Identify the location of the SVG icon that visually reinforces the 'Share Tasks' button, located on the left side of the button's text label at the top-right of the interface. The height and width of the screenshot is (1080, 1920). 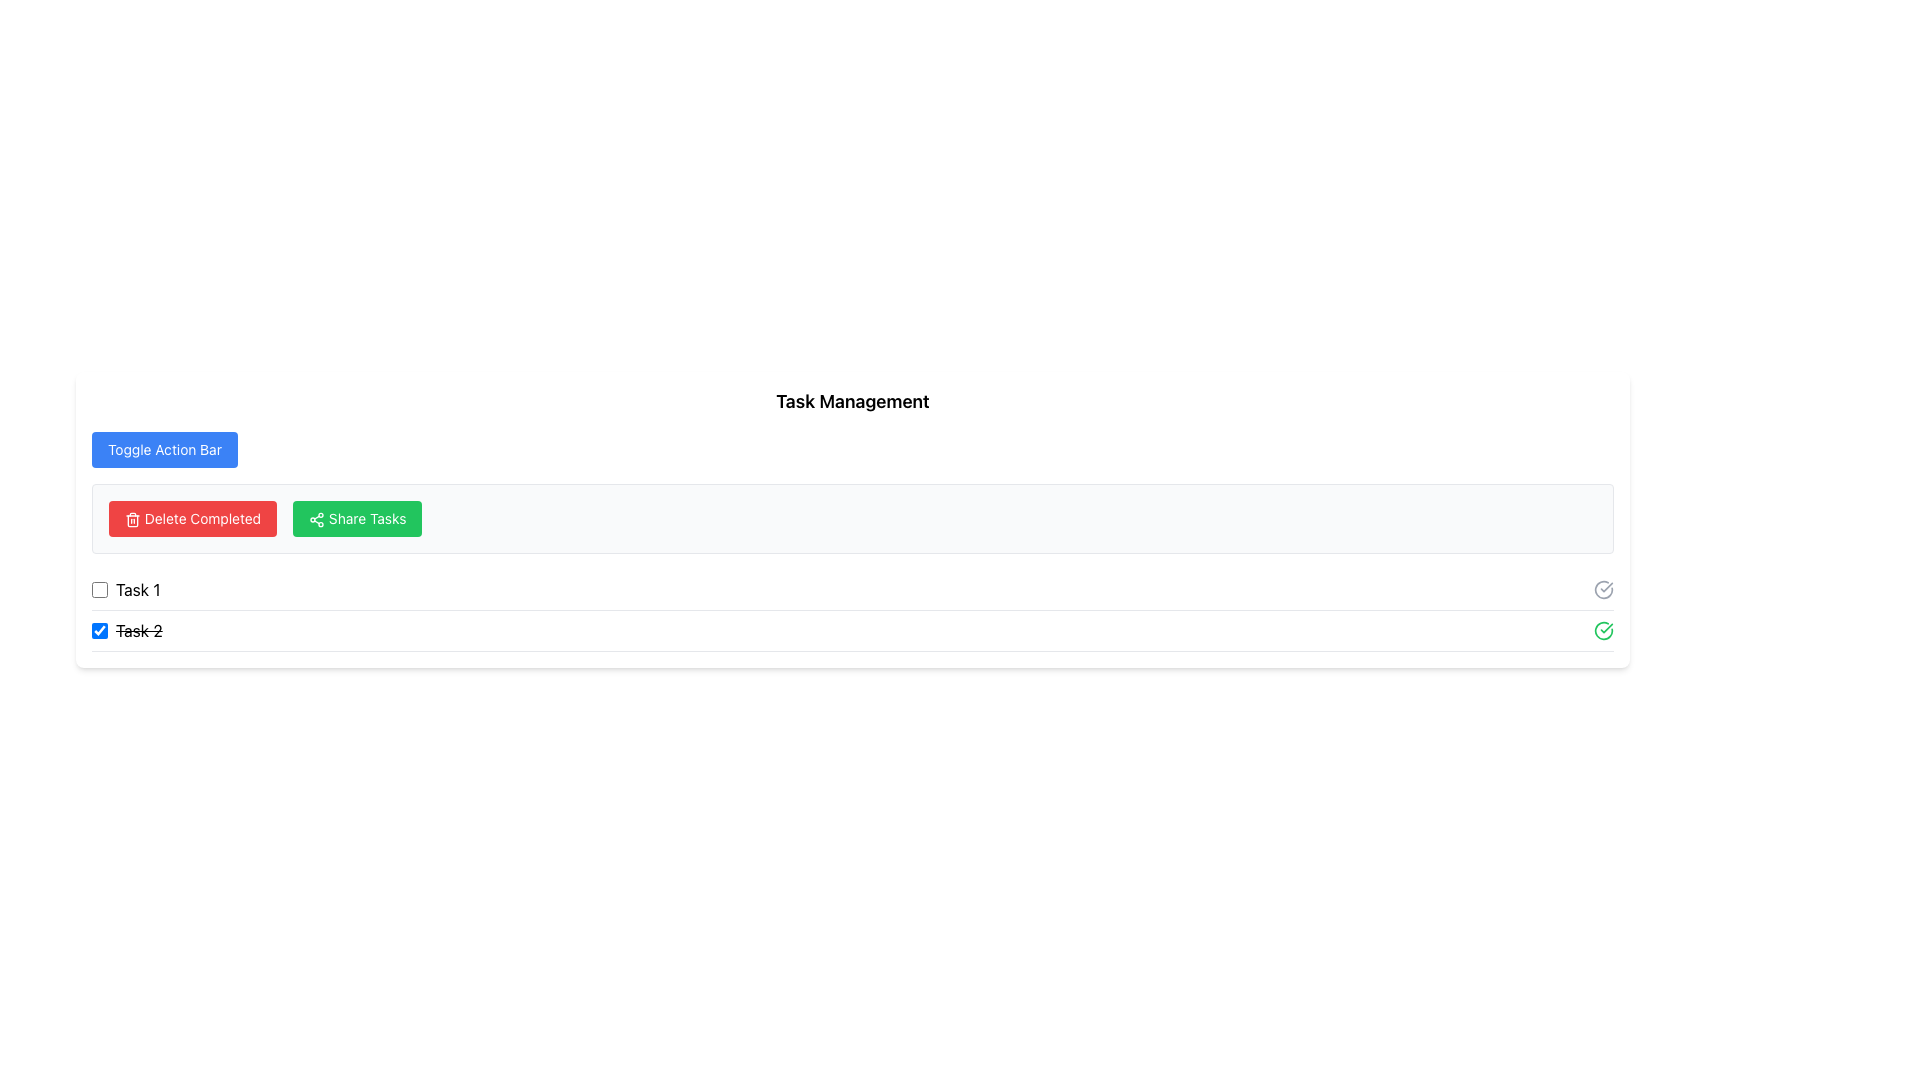
(316, 519).